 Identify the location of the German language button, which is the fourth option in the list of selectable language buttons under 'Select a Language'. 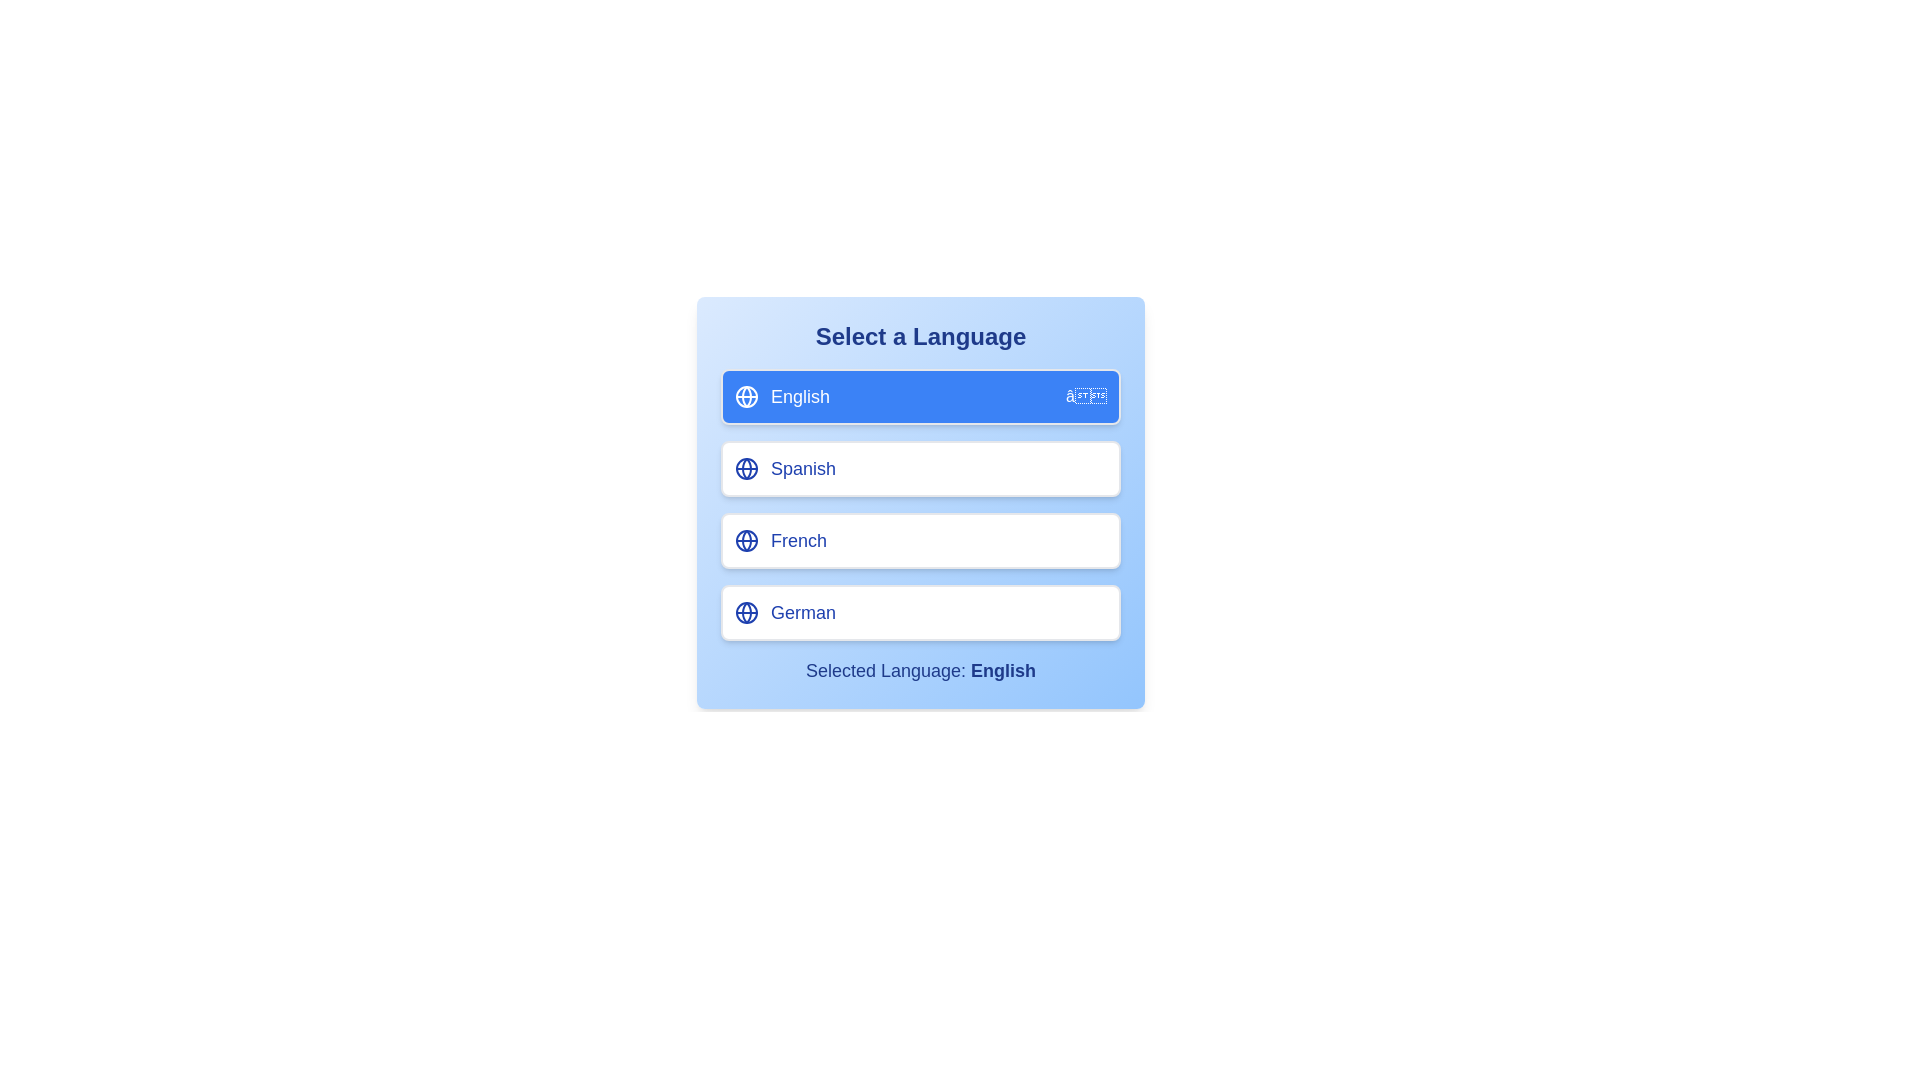
(920, 612).